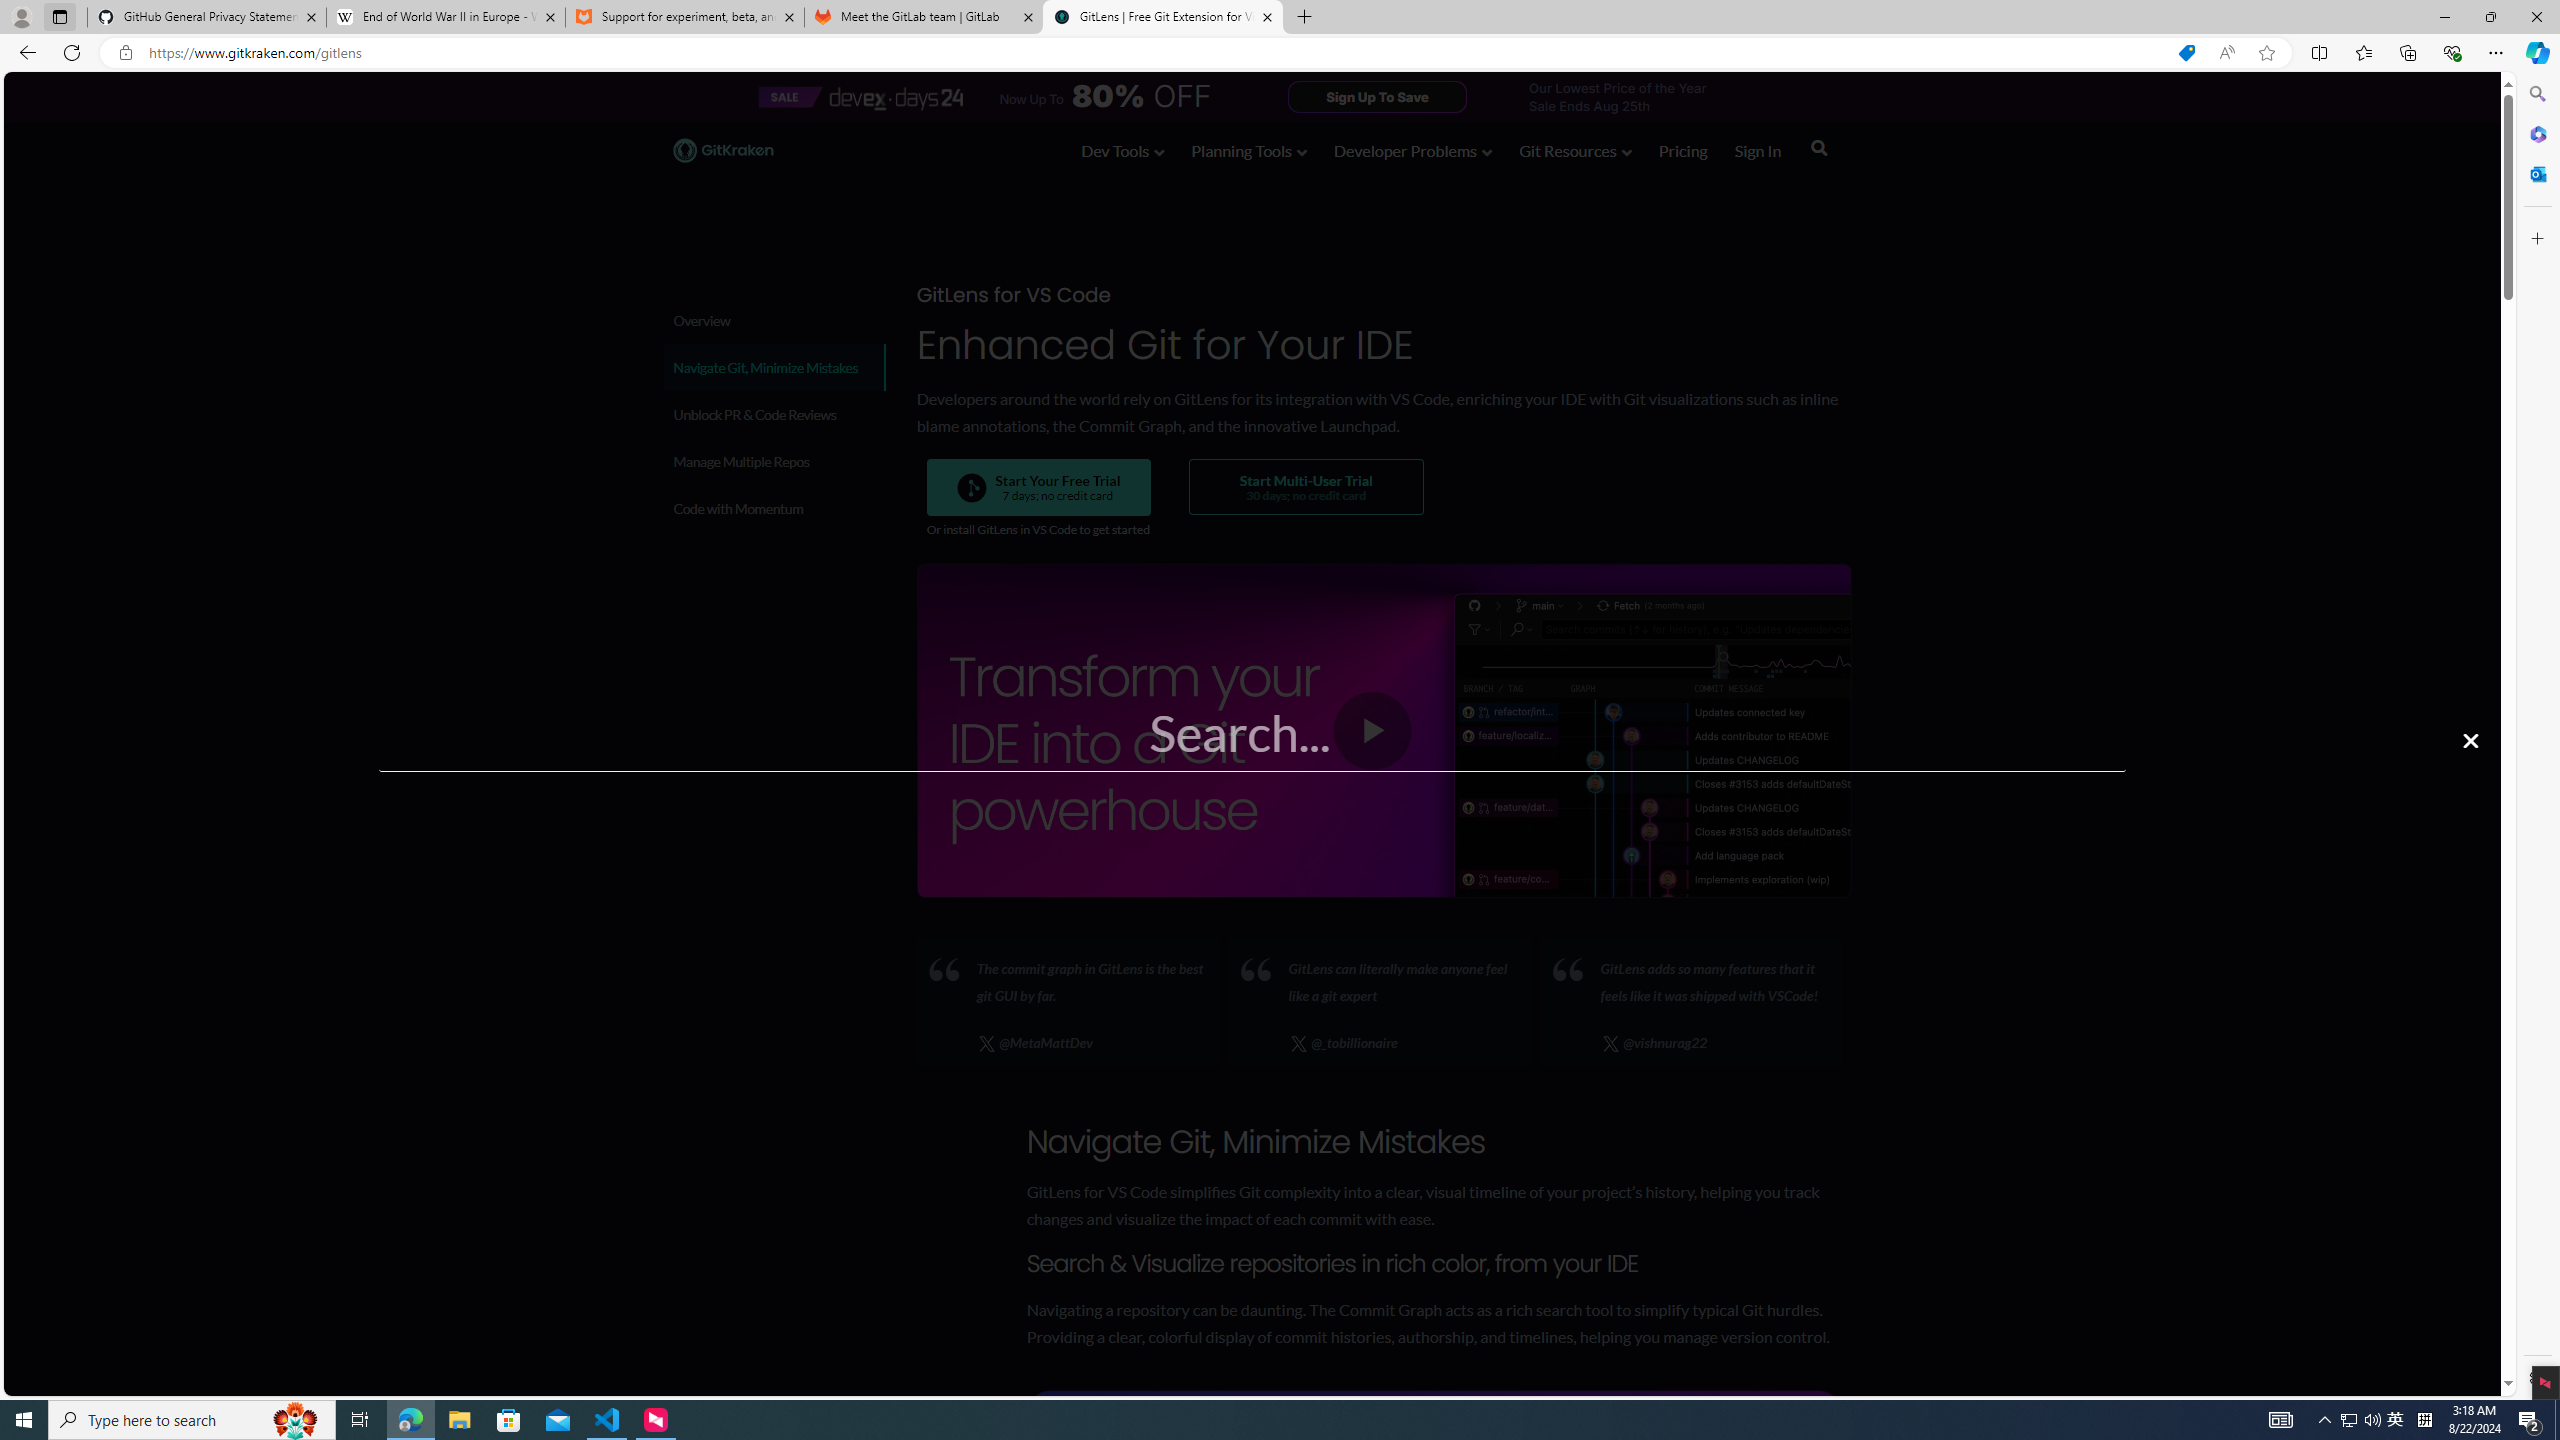  Describe the element at coordinates (774, 413) in the screenshot. I see `'Unblock PR & Code Reviews'` at that location.